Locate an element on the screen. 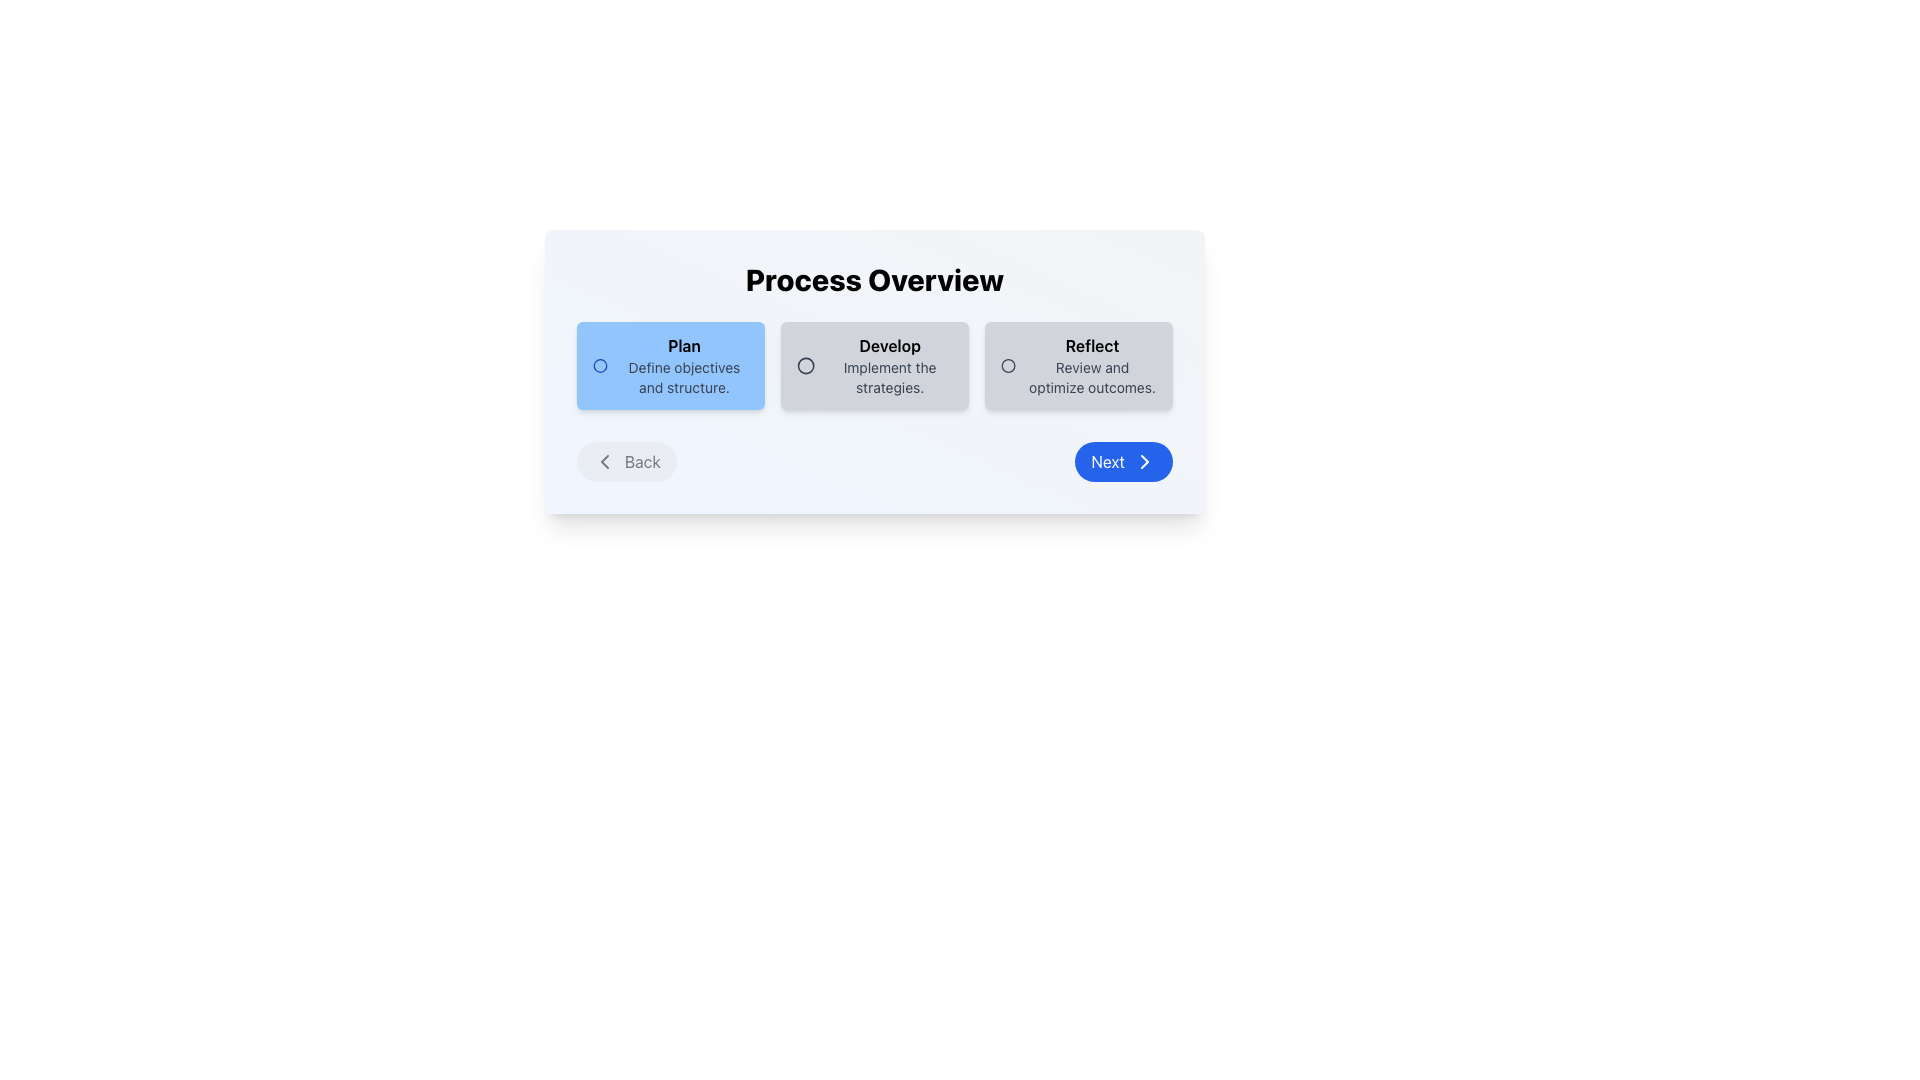 The image size is (1920, 1080). the right-pointing chevron icon within the blue circular button labeled 'Next' is located at coordinates (1145, 462).